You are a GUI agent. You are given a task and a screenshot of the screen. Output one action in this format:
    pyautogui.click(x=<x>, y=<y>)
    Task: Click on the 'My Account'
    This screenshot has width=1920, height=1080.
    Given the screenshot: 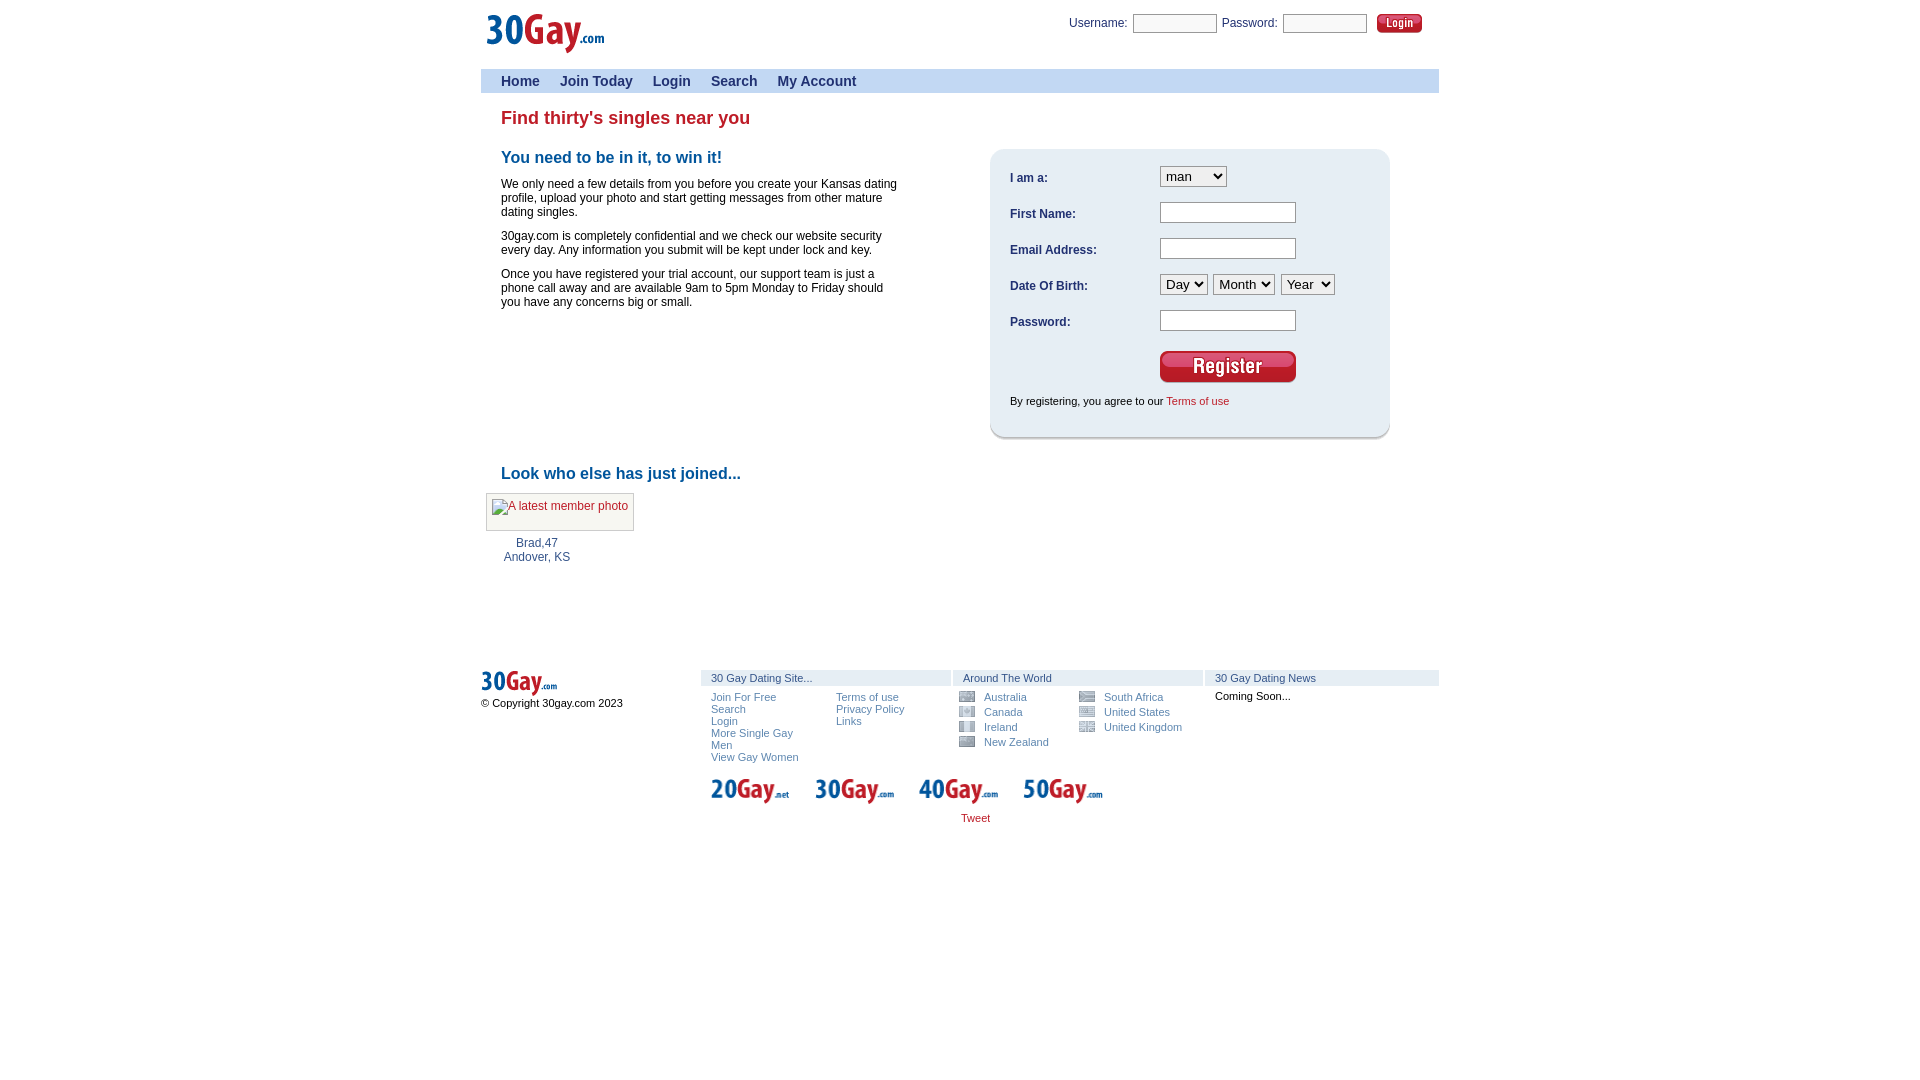 What is the action you would take?
    pyautogui.click(x=817, y=80)
    